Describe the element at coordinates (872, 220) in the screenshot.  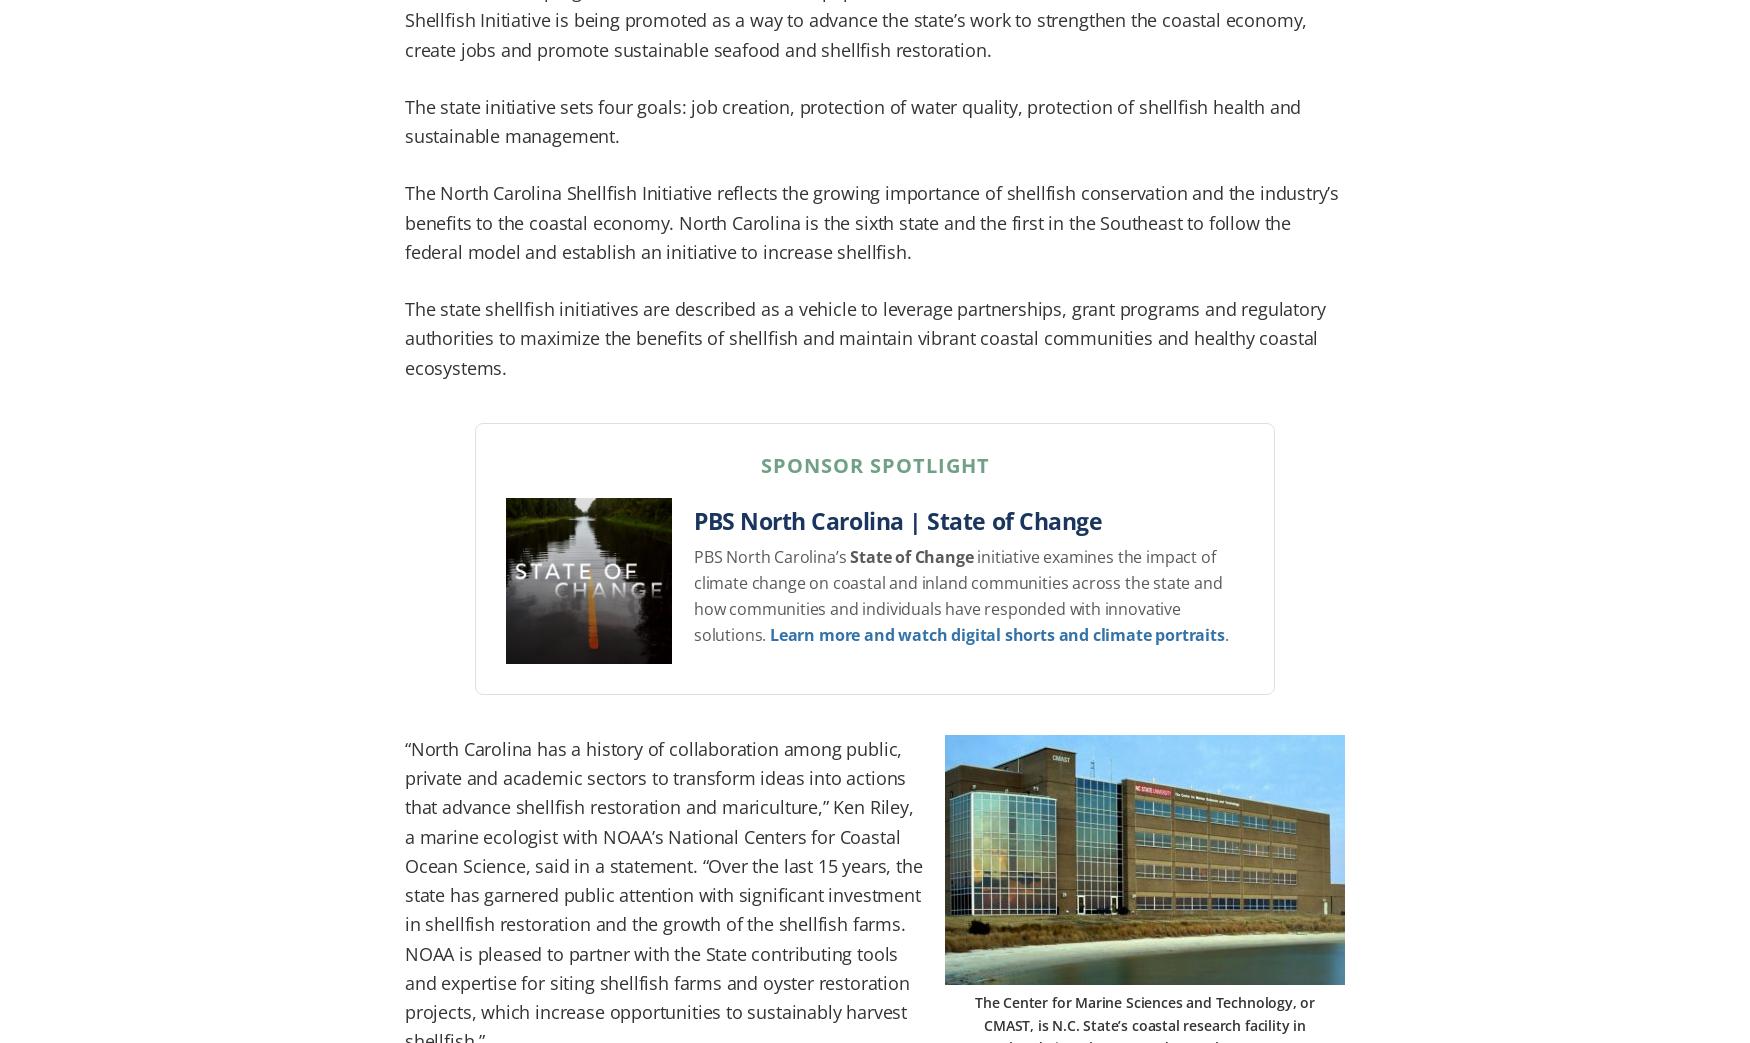
I see `'The North Carolina Shellfish Initiative reflects the growing importance of shellfish conservation and the industry’s benefits to the coastal economy. North Carolina is the sixth state and the first in the Southeast to follow the federal model and establish an initiative to increase shellfish.'` at that location.